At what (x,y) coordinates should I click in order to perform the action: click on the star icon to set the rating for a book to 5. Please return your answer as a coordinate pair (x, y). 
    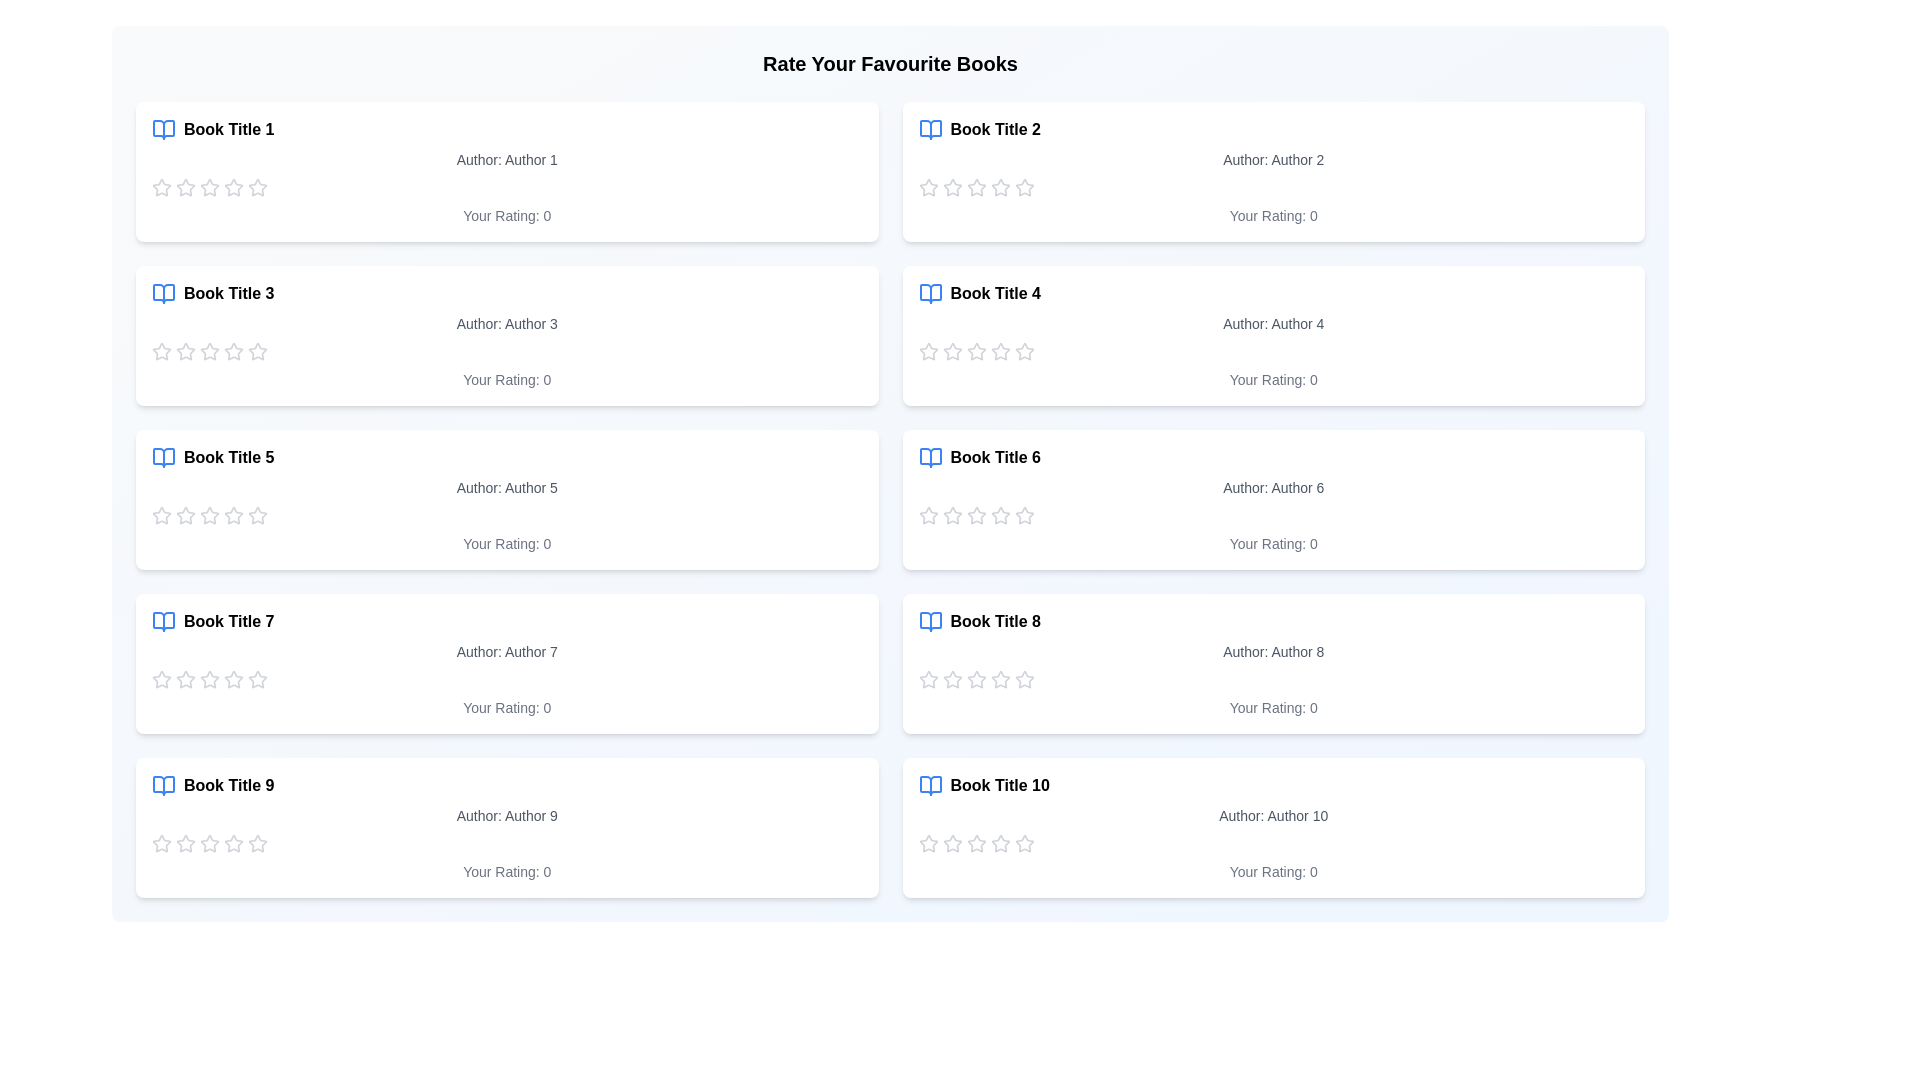
    Looking at the image, I should click on (257, 188).